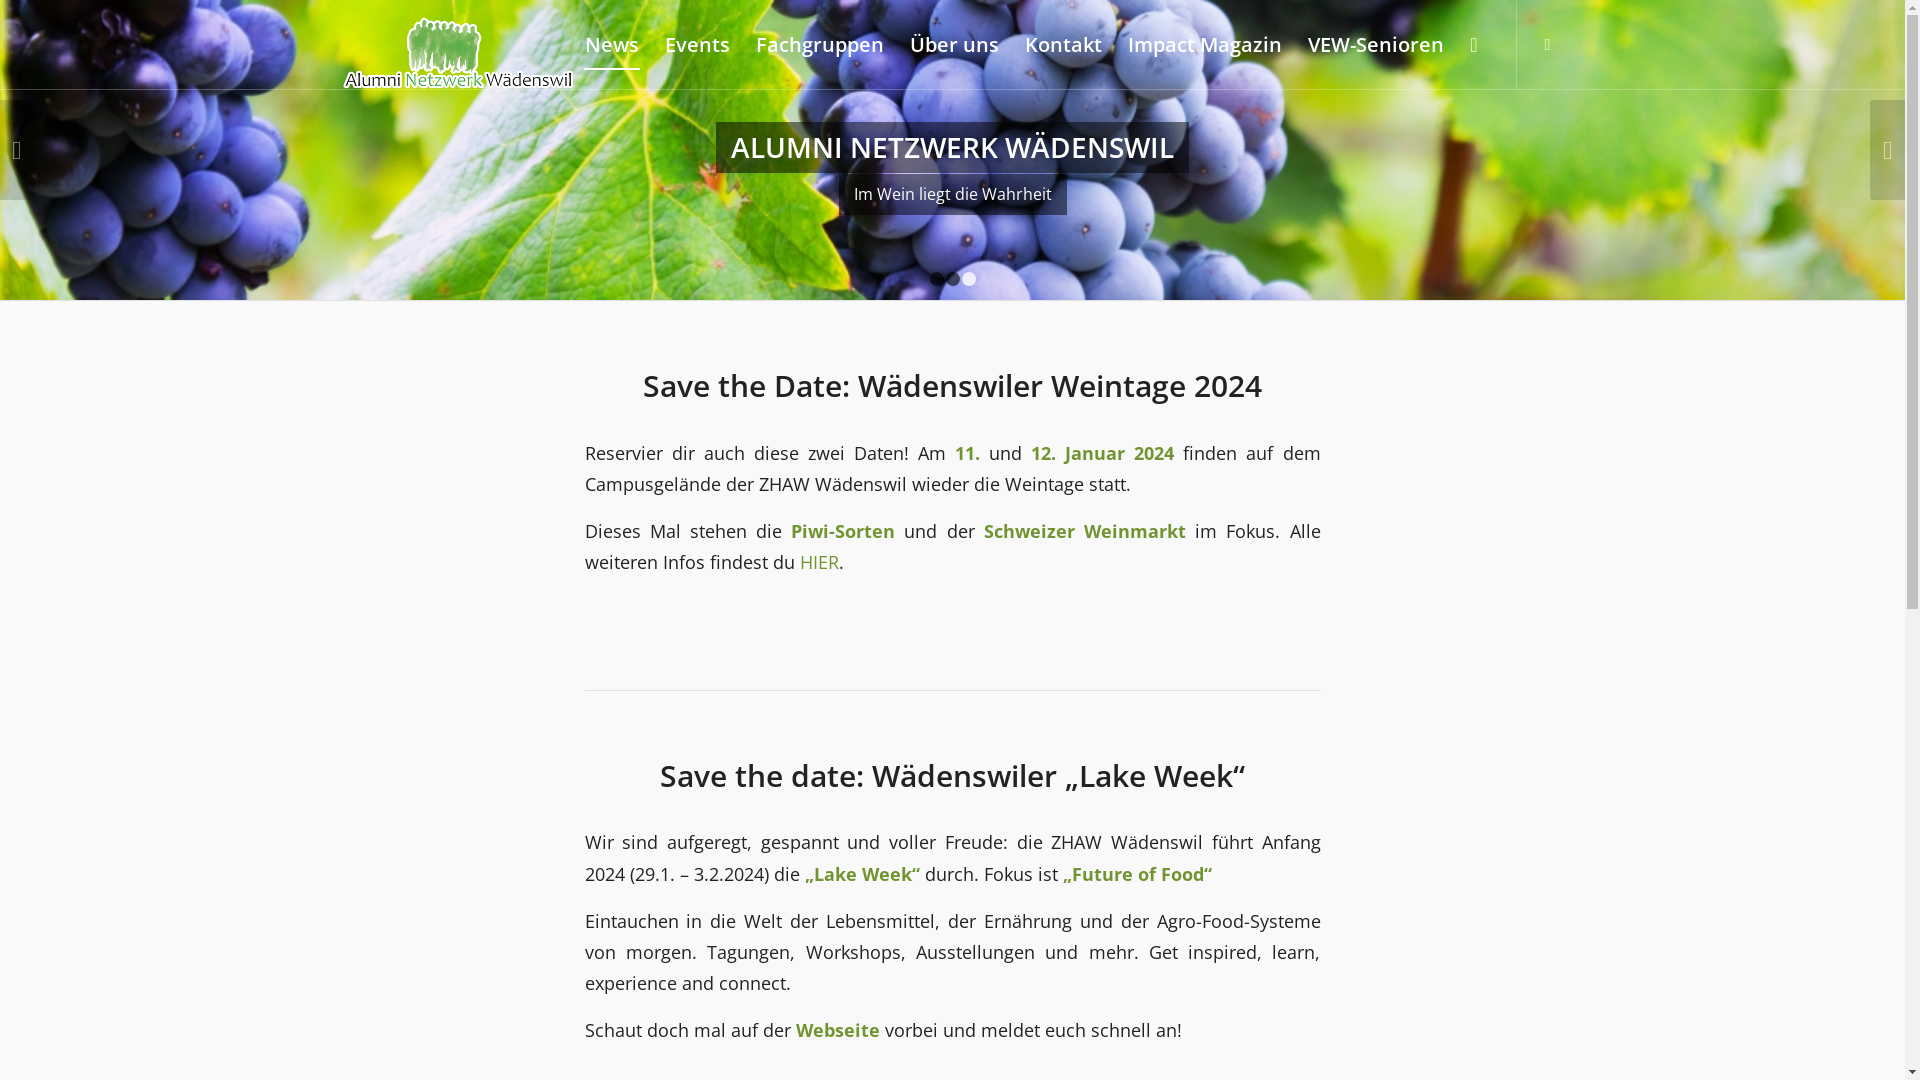 This screenshot has height=1080, width=1920. I want to click on 'LinkedIn', so click(1545, 43).